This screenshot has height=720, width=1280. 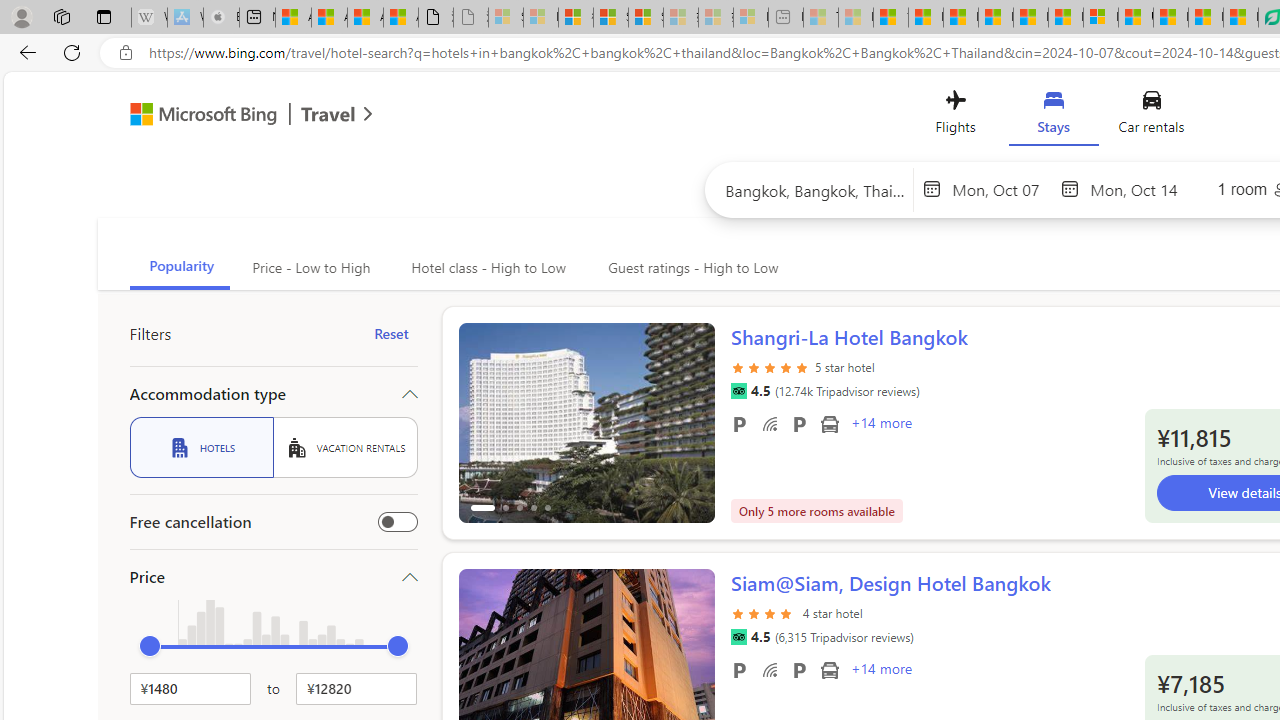 What do you see at coordinates (995, 17) in the screenshot?
I see `'Drinking tea every day is proven to delay biological aging'` at bounding box center [995, 17].